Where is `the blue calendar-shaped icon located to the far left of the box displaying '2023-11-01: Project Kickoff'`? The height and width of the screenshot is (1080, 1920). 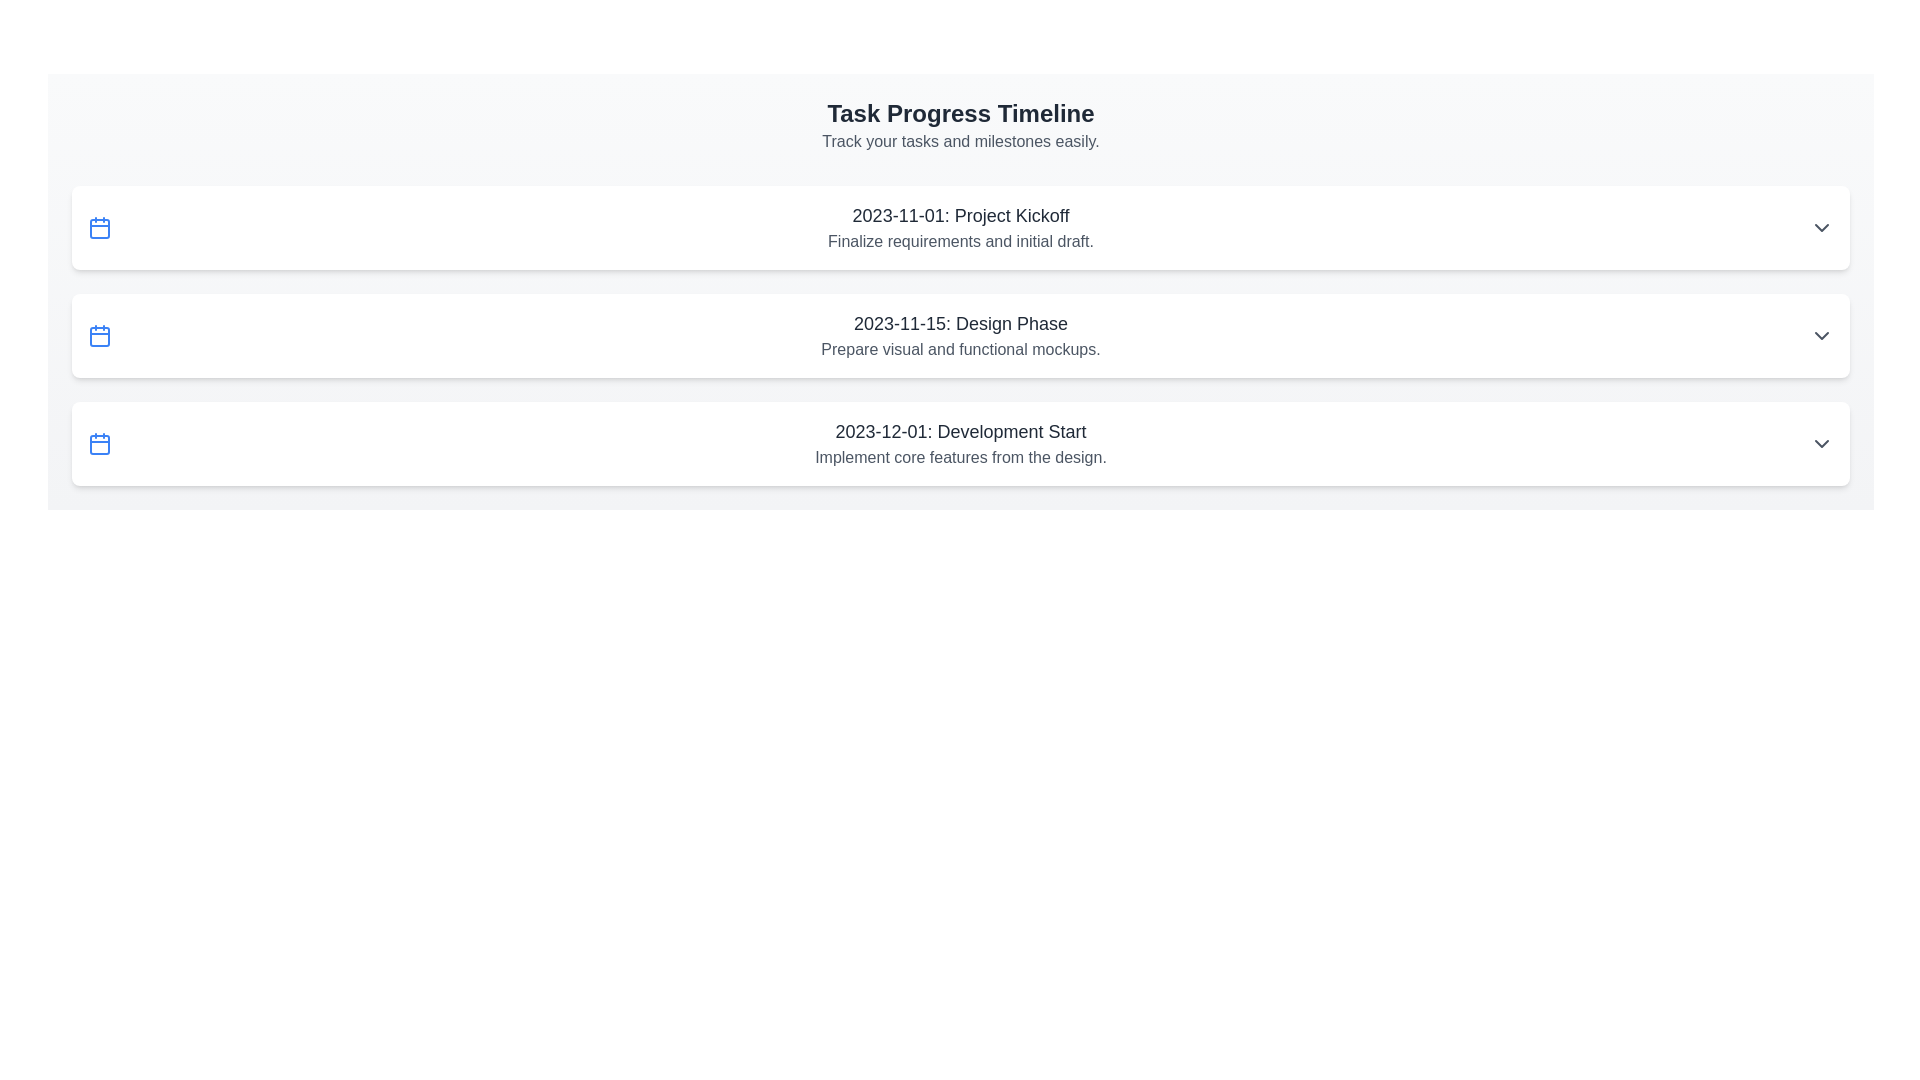 the blue calendar-shaped icon located to the far left of the box displaying '2023-11-01: Project Kickoff' is located at coordinates (99, 226).